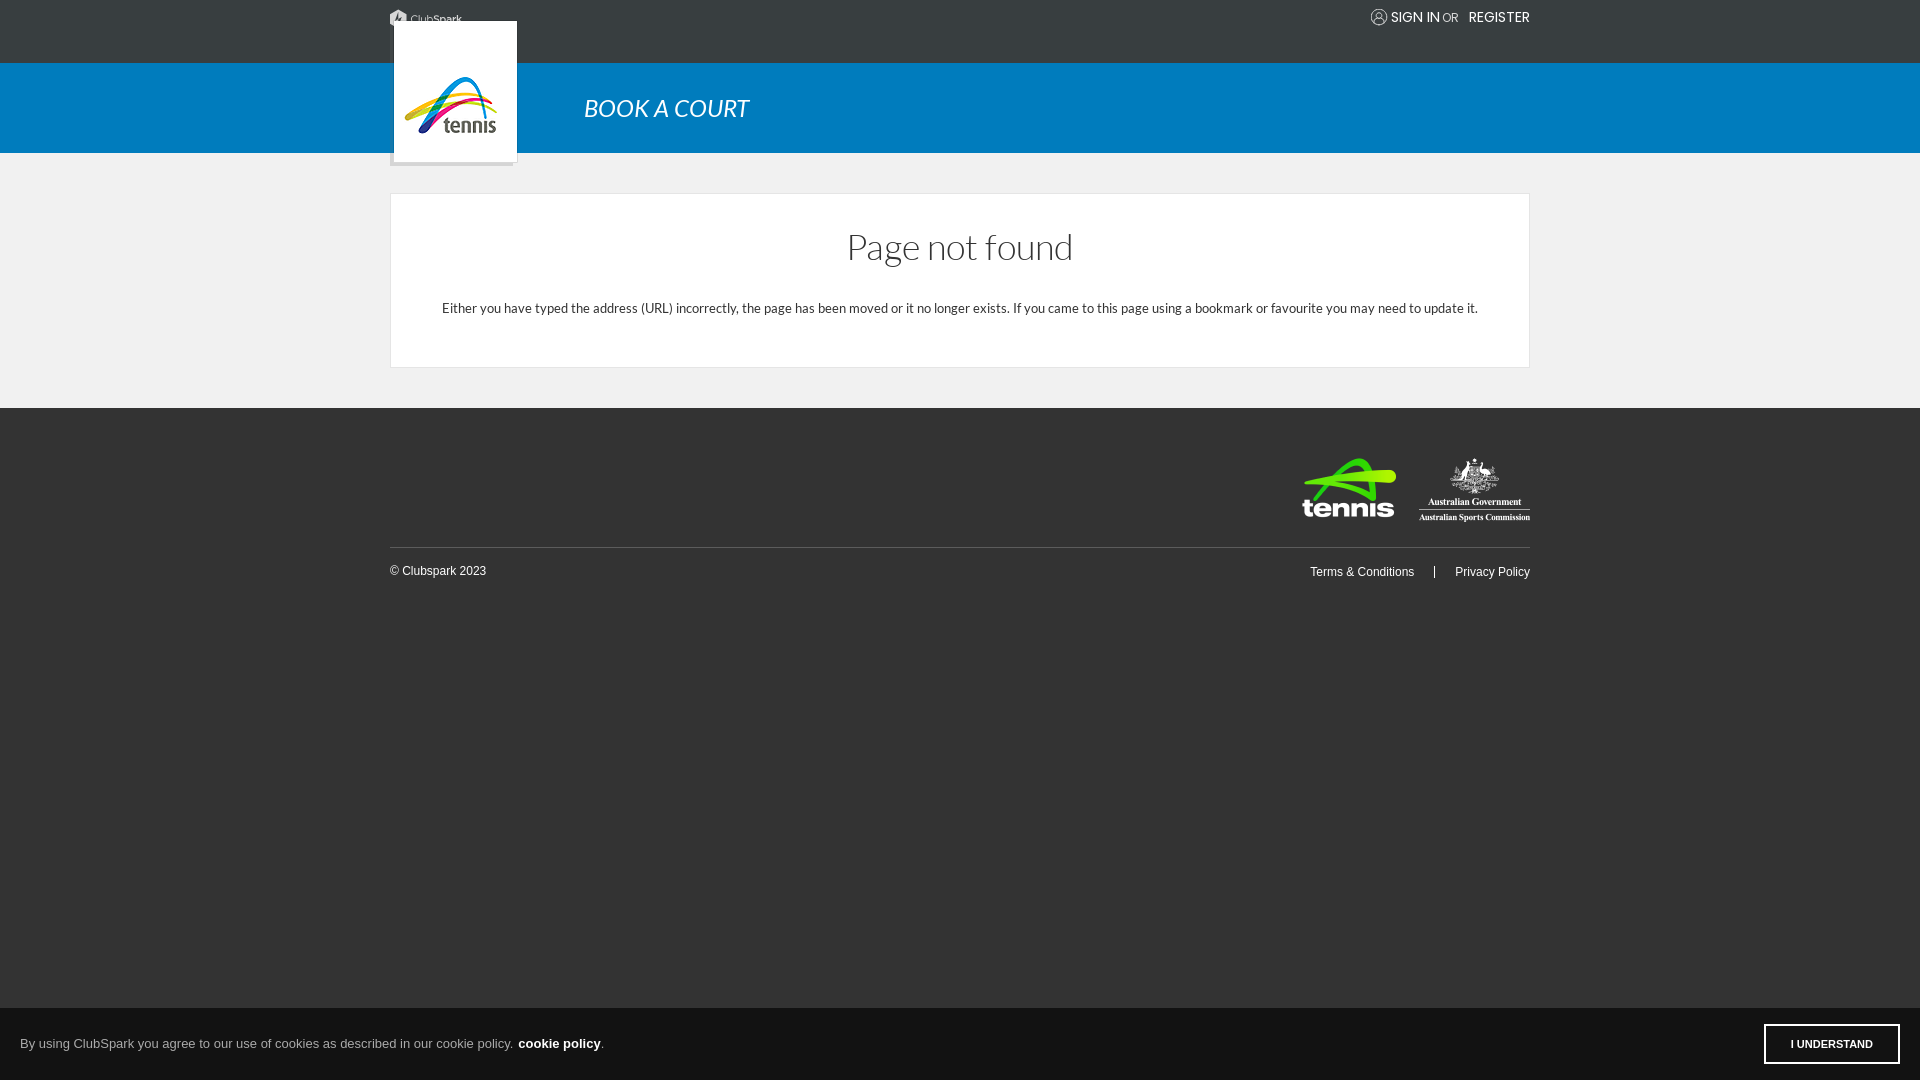  What do you see at coordinates (1361, 571) in the screenshot?
I see `'Terms & Conditions'` at bounding box center [1361, 571].